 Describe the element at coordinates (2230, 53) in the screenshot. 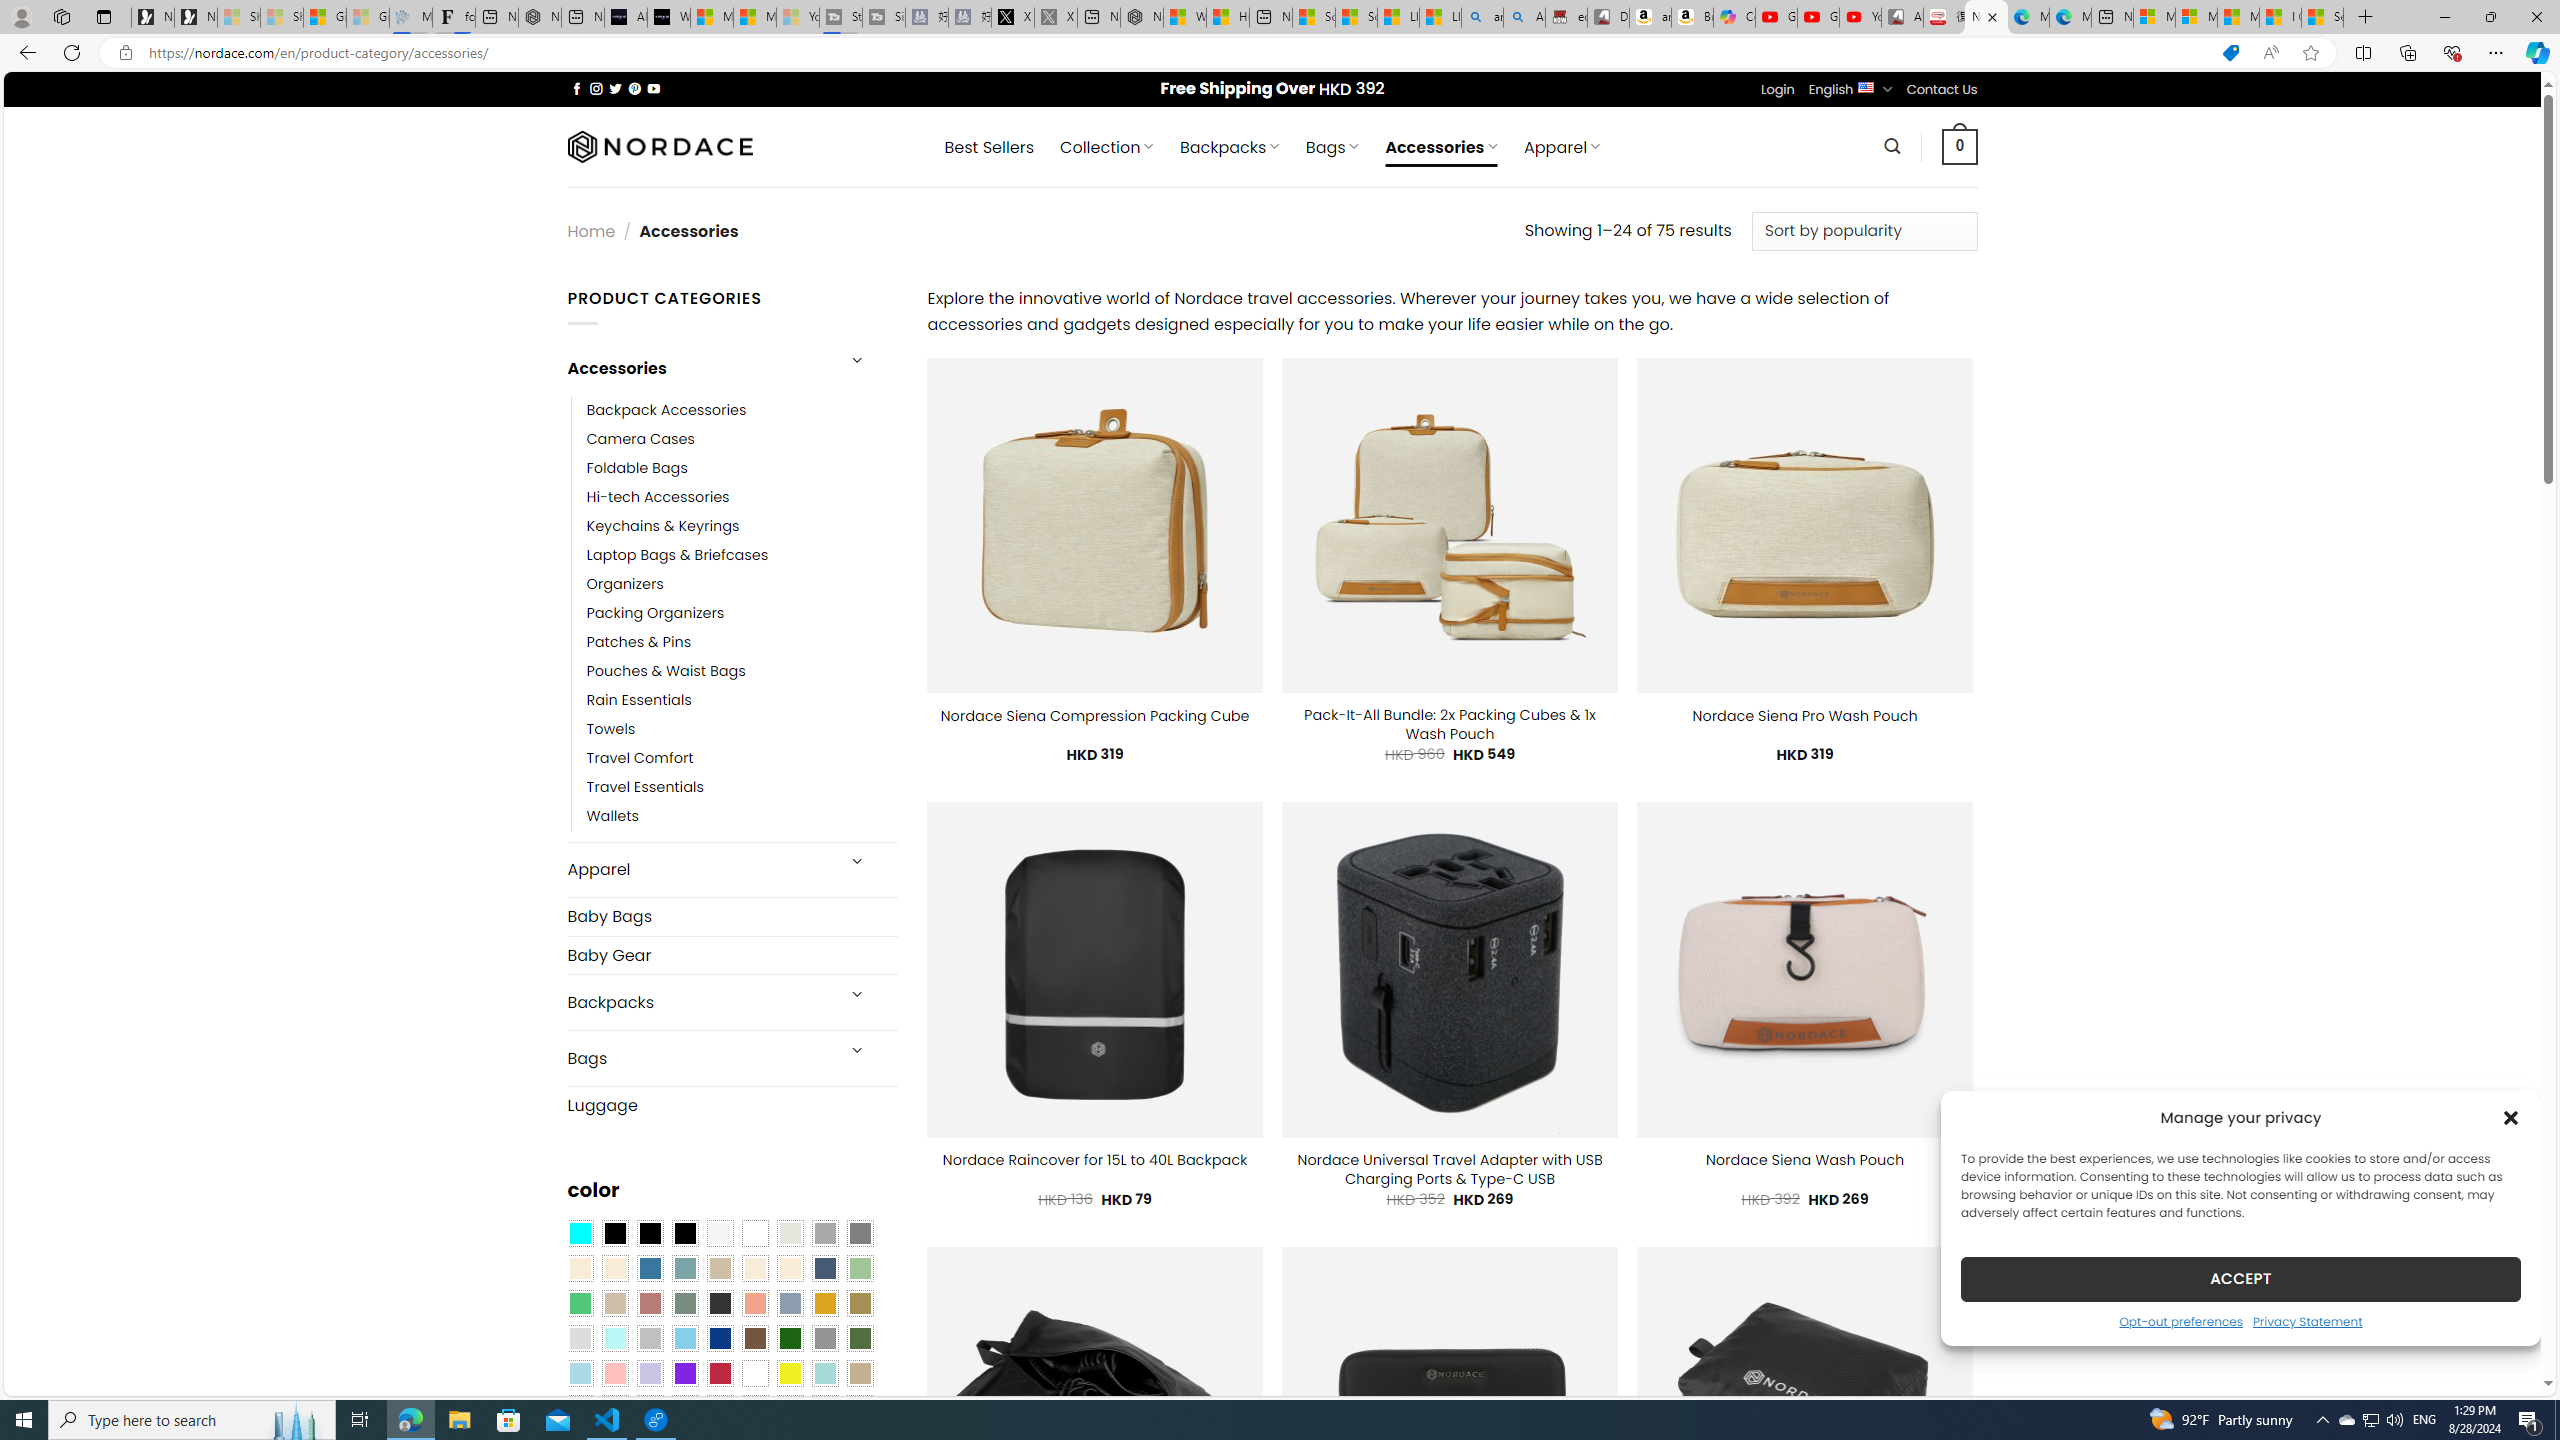

I see `'This site has coupons! Shopping in Microsoft Edge'` at that location.